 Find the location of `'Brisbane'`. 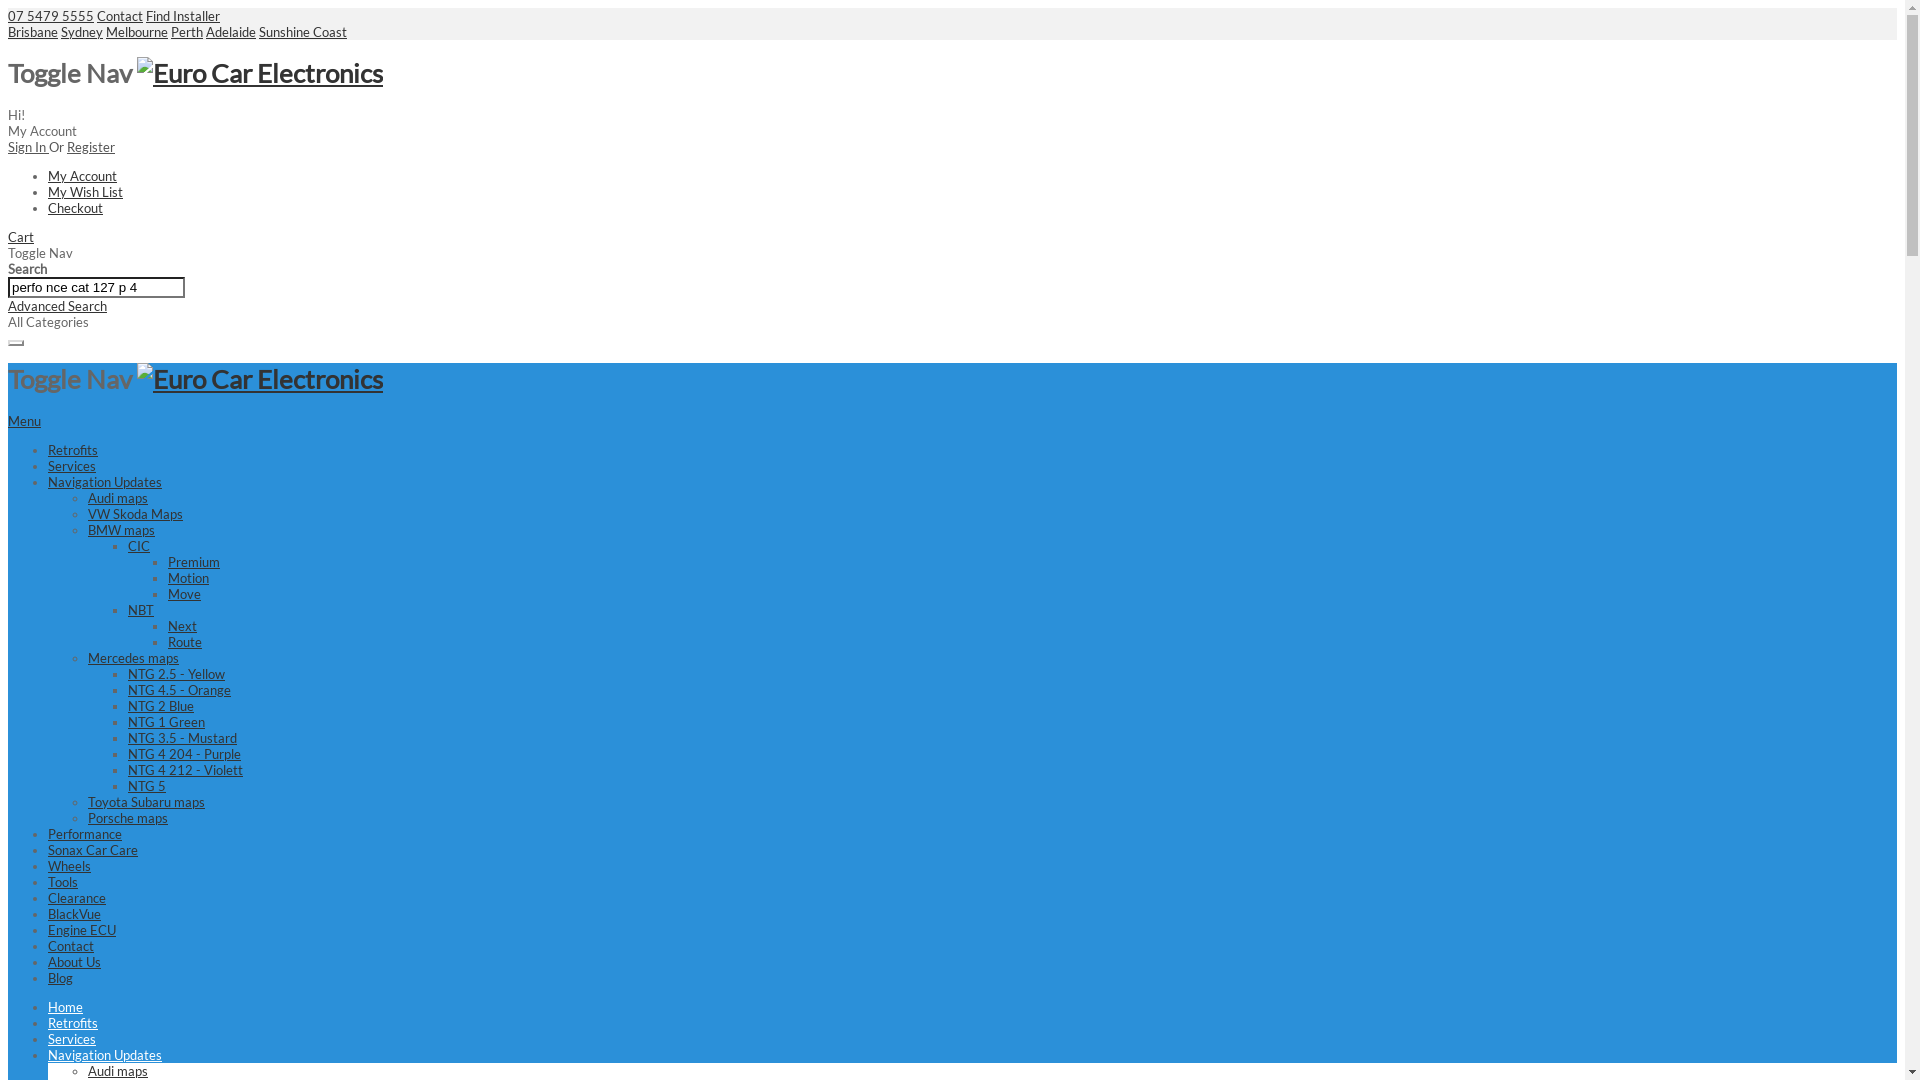

'Brisbane' is located at coordinates (33, 31).